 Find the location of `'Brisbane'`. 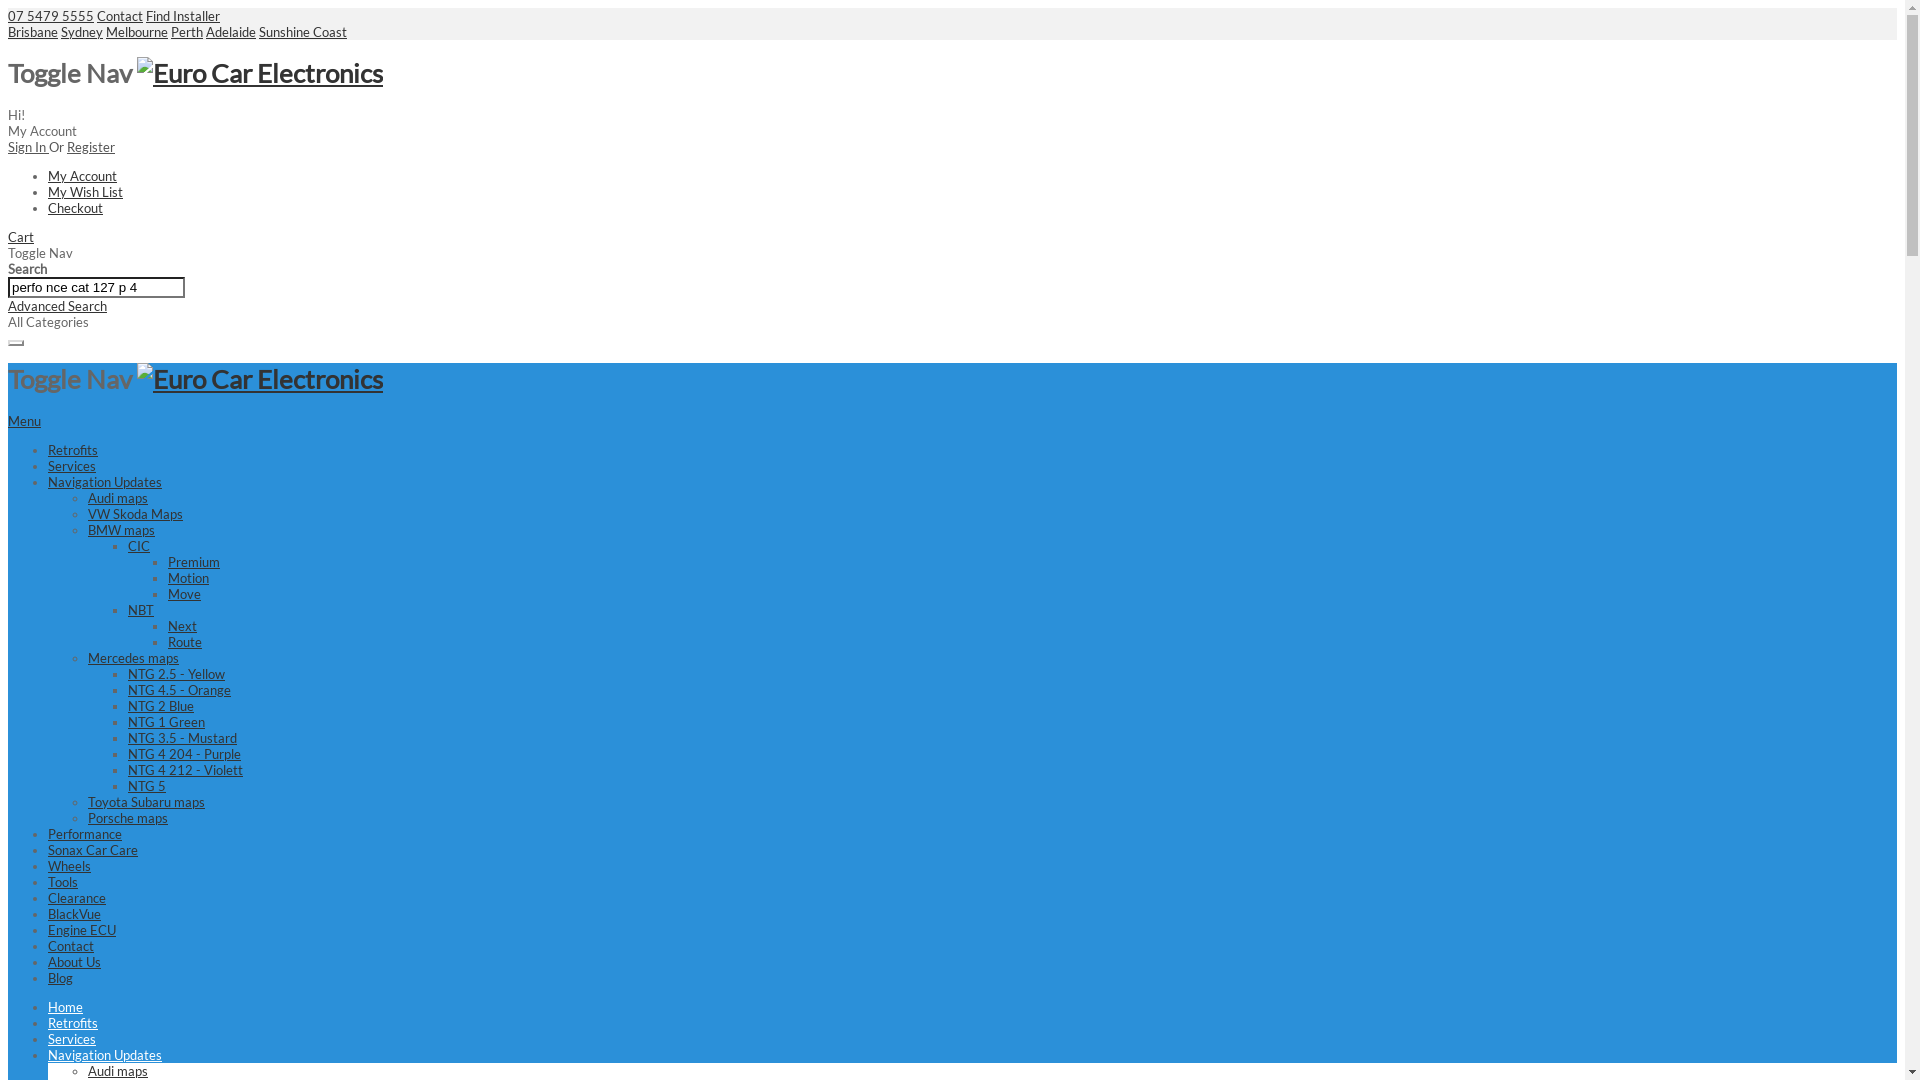

'Brisbane' is located at coordinates (33, 31).